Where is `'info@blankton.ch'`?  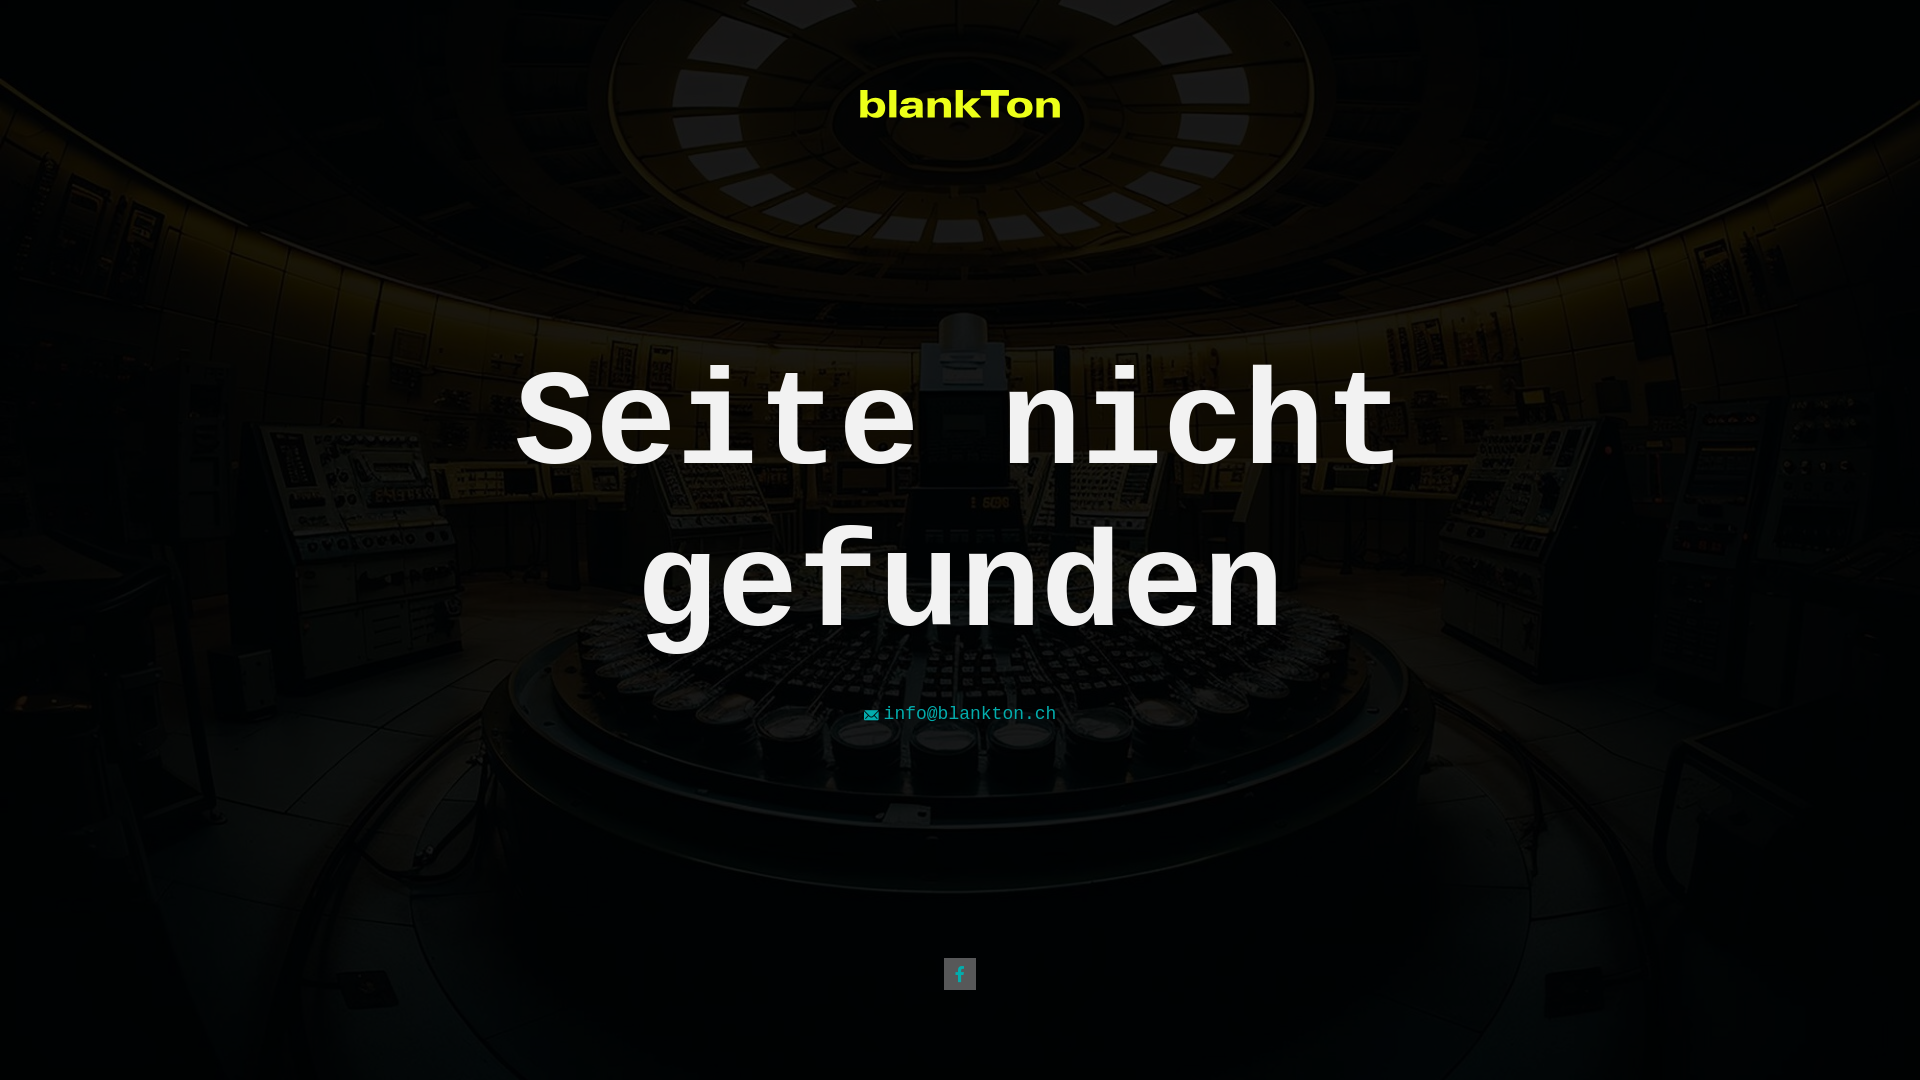 'info@blankton.ch' is located at coordinates (960, 713).